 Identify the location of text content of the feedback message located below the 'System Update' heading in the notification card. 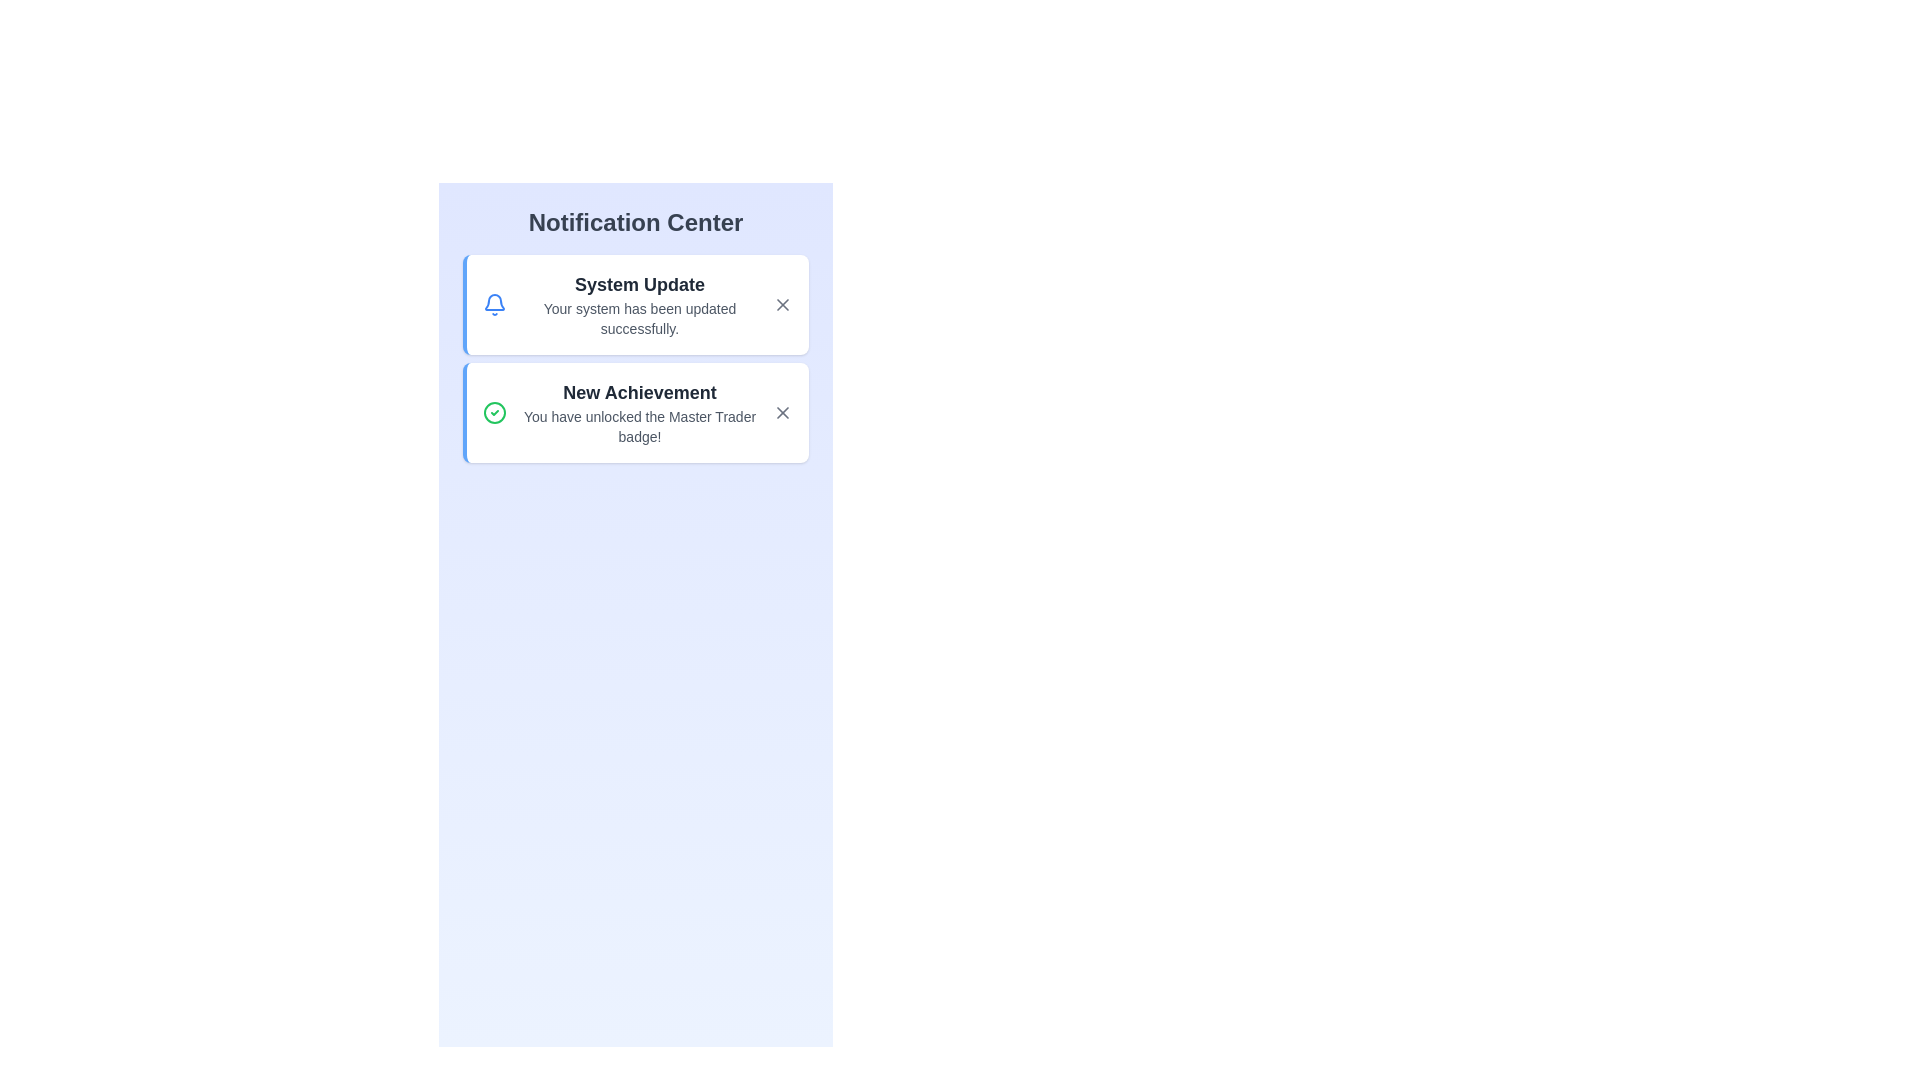
(638, 318).